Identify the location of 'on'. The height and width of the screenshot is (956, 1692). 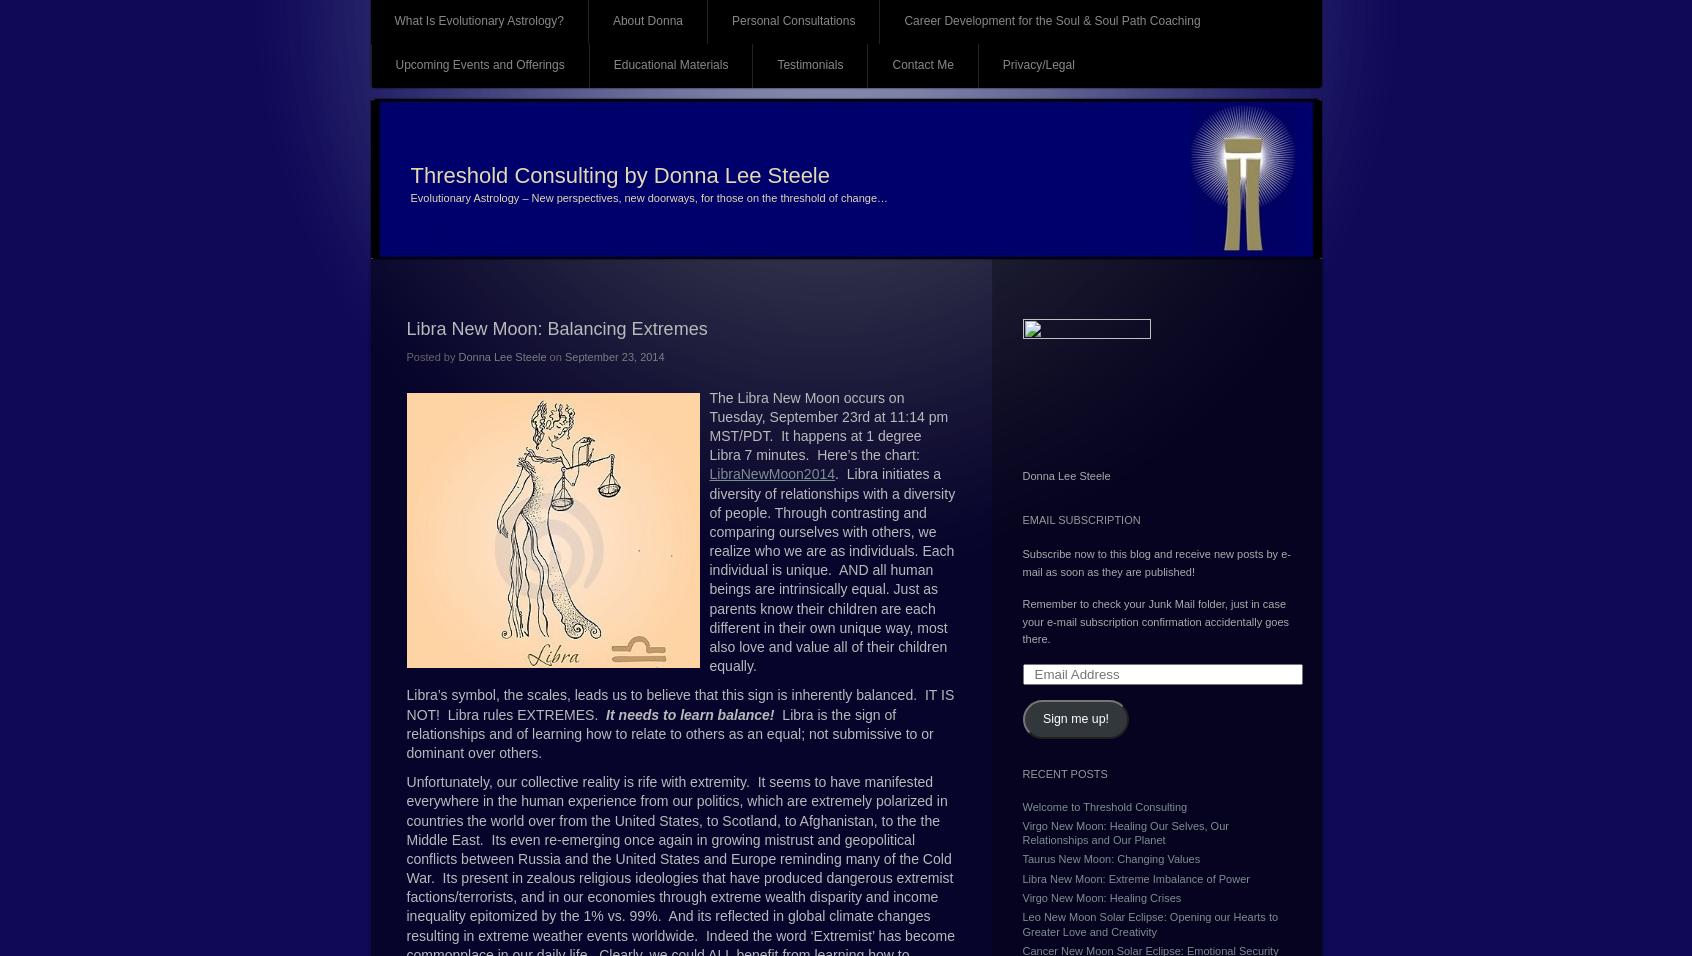
(554, 355).